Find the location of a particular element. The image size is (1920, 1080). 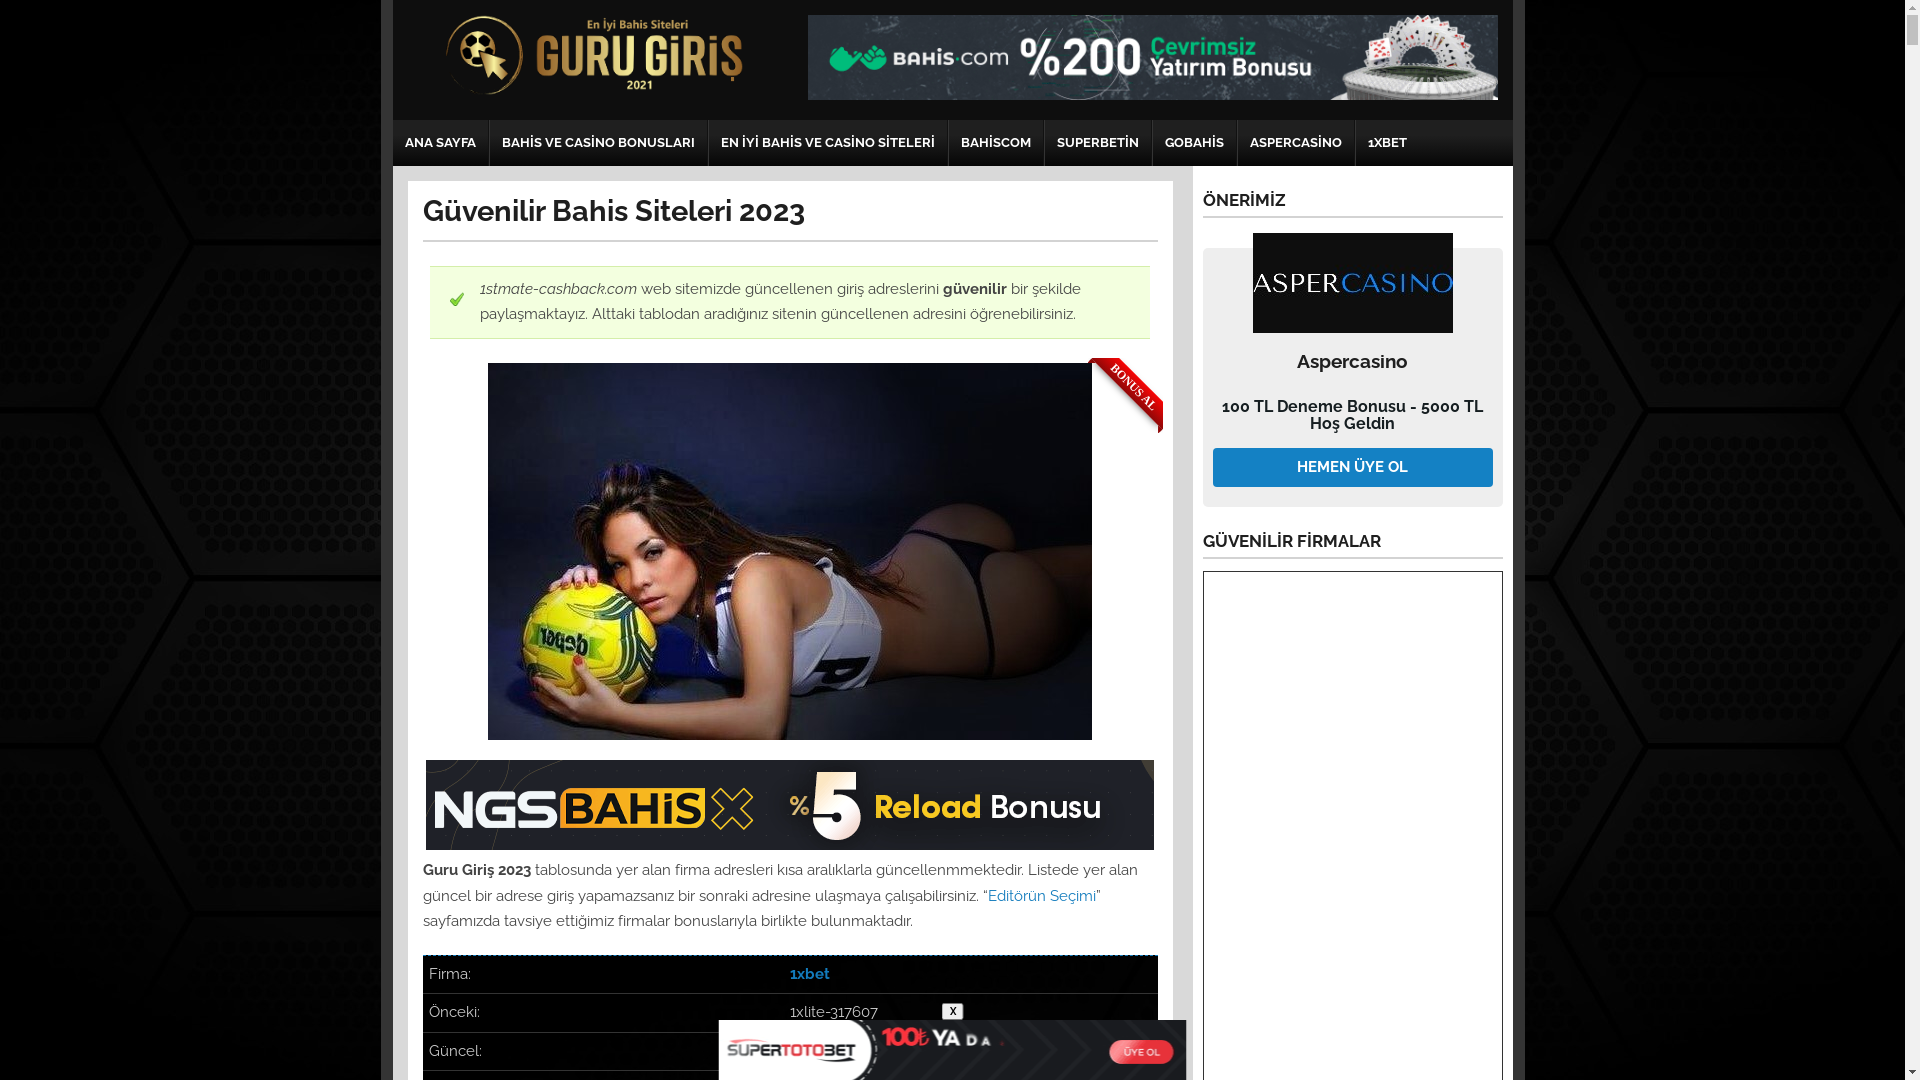

'1xlite-031453' is located at coordinates (789, 1049).